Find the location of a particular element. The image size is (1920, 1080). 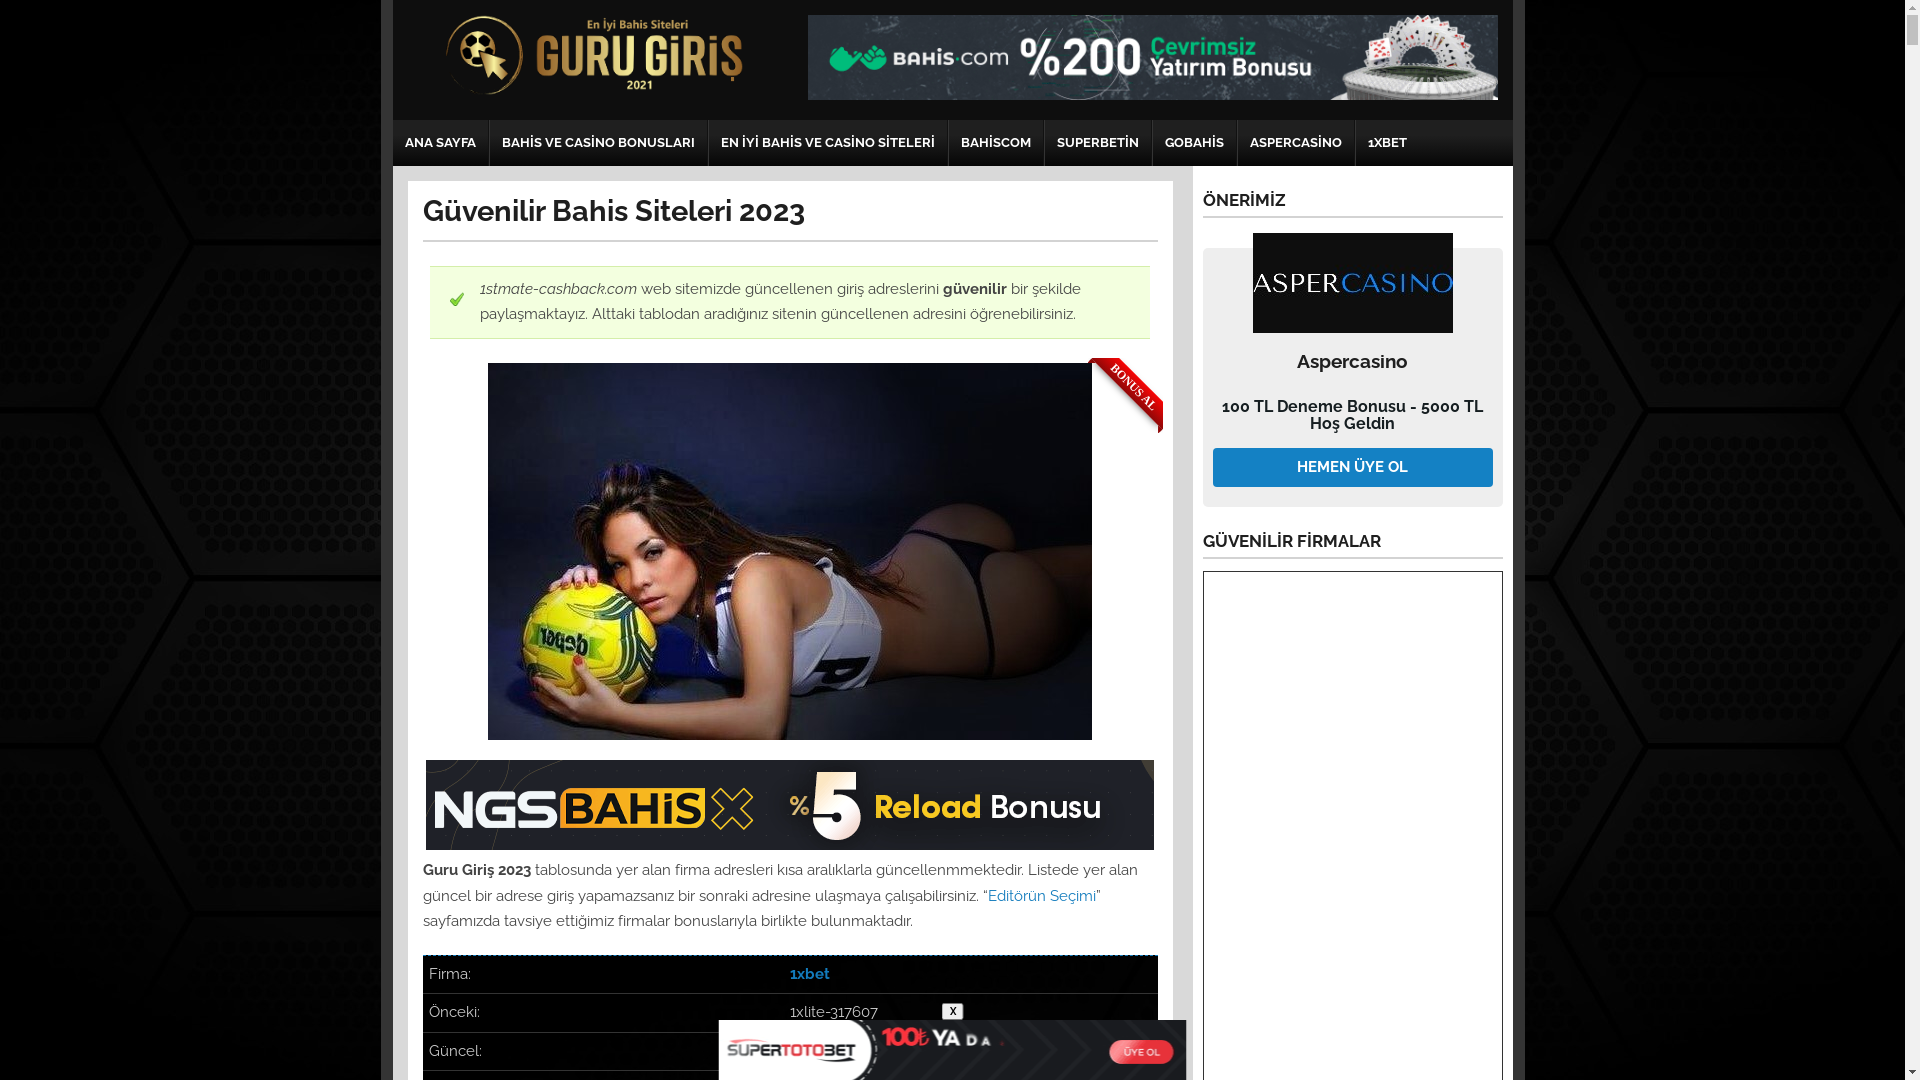

'1xlite-031453' is located at coordinates (789, 1049).